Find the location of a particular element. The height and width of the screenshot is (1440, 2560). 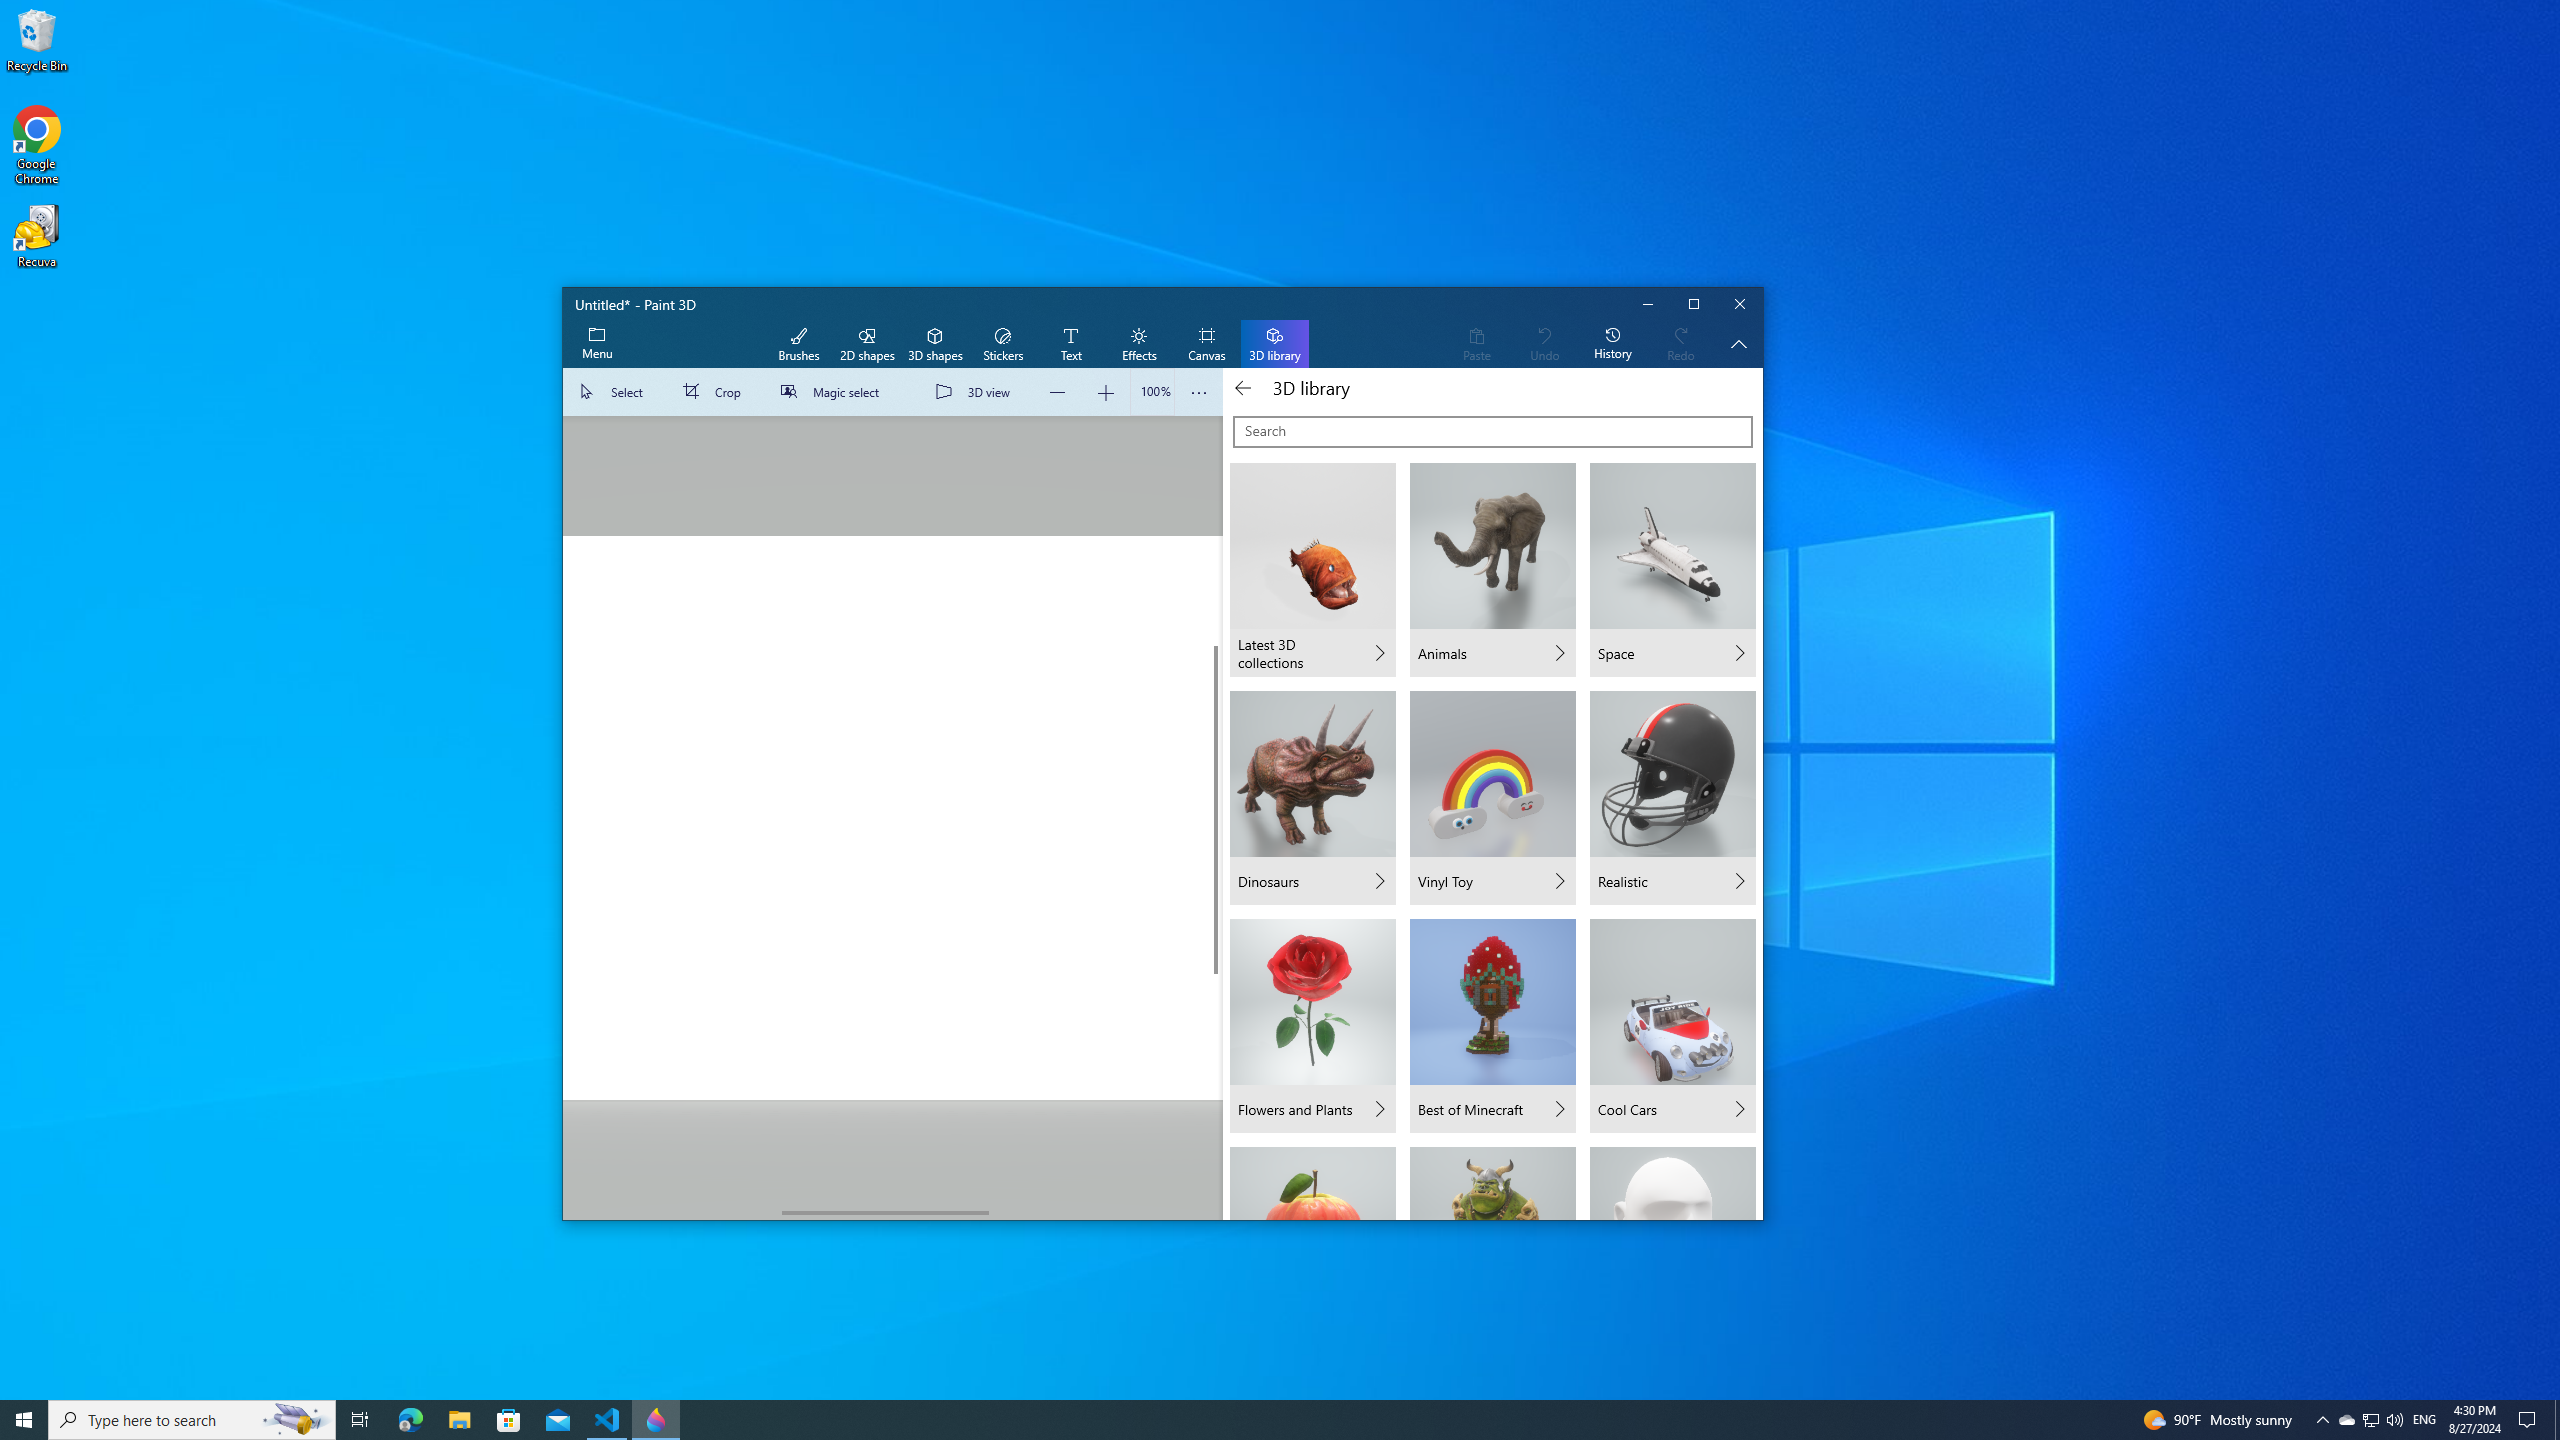

'History' is located at coordinates (1611, 344).